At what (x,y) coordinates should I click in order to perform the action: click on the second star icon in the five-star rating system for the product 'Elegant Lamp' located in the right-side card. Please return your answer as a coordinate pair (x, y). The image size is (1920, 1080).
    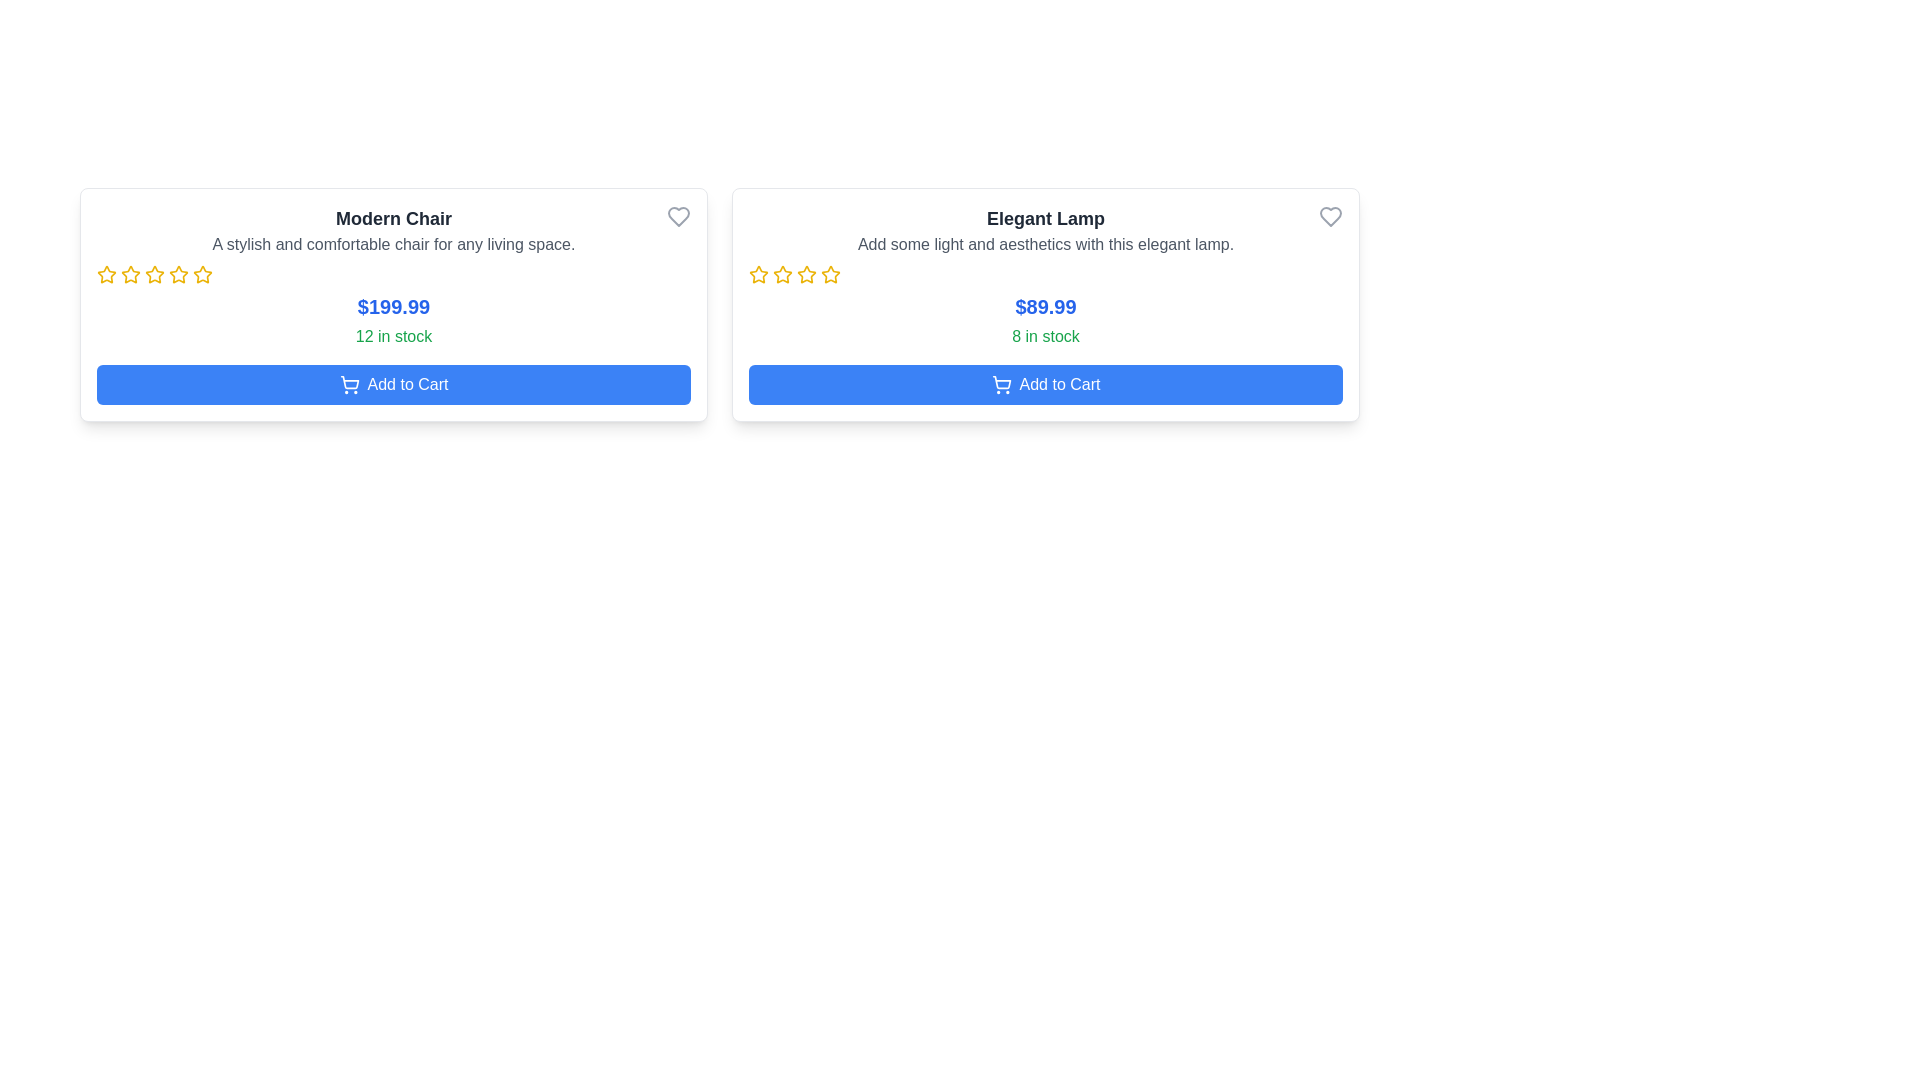
    Looking at the image, I should click on (781, 274).